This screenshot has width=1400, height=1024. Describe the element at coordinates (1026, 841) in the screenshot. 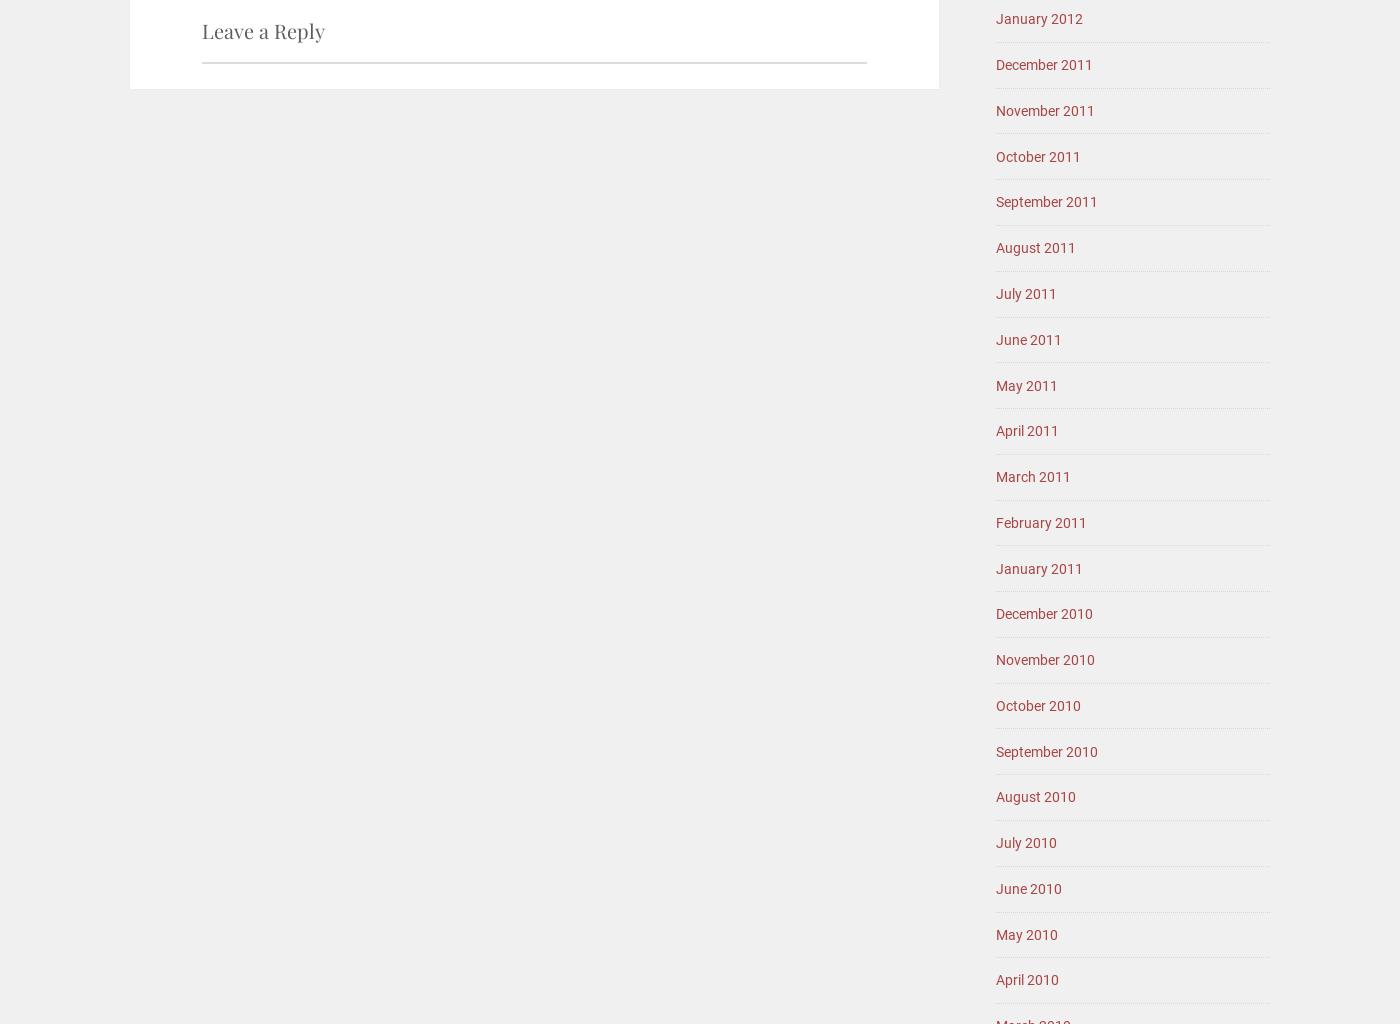

I see `'July 2010'` at that location.